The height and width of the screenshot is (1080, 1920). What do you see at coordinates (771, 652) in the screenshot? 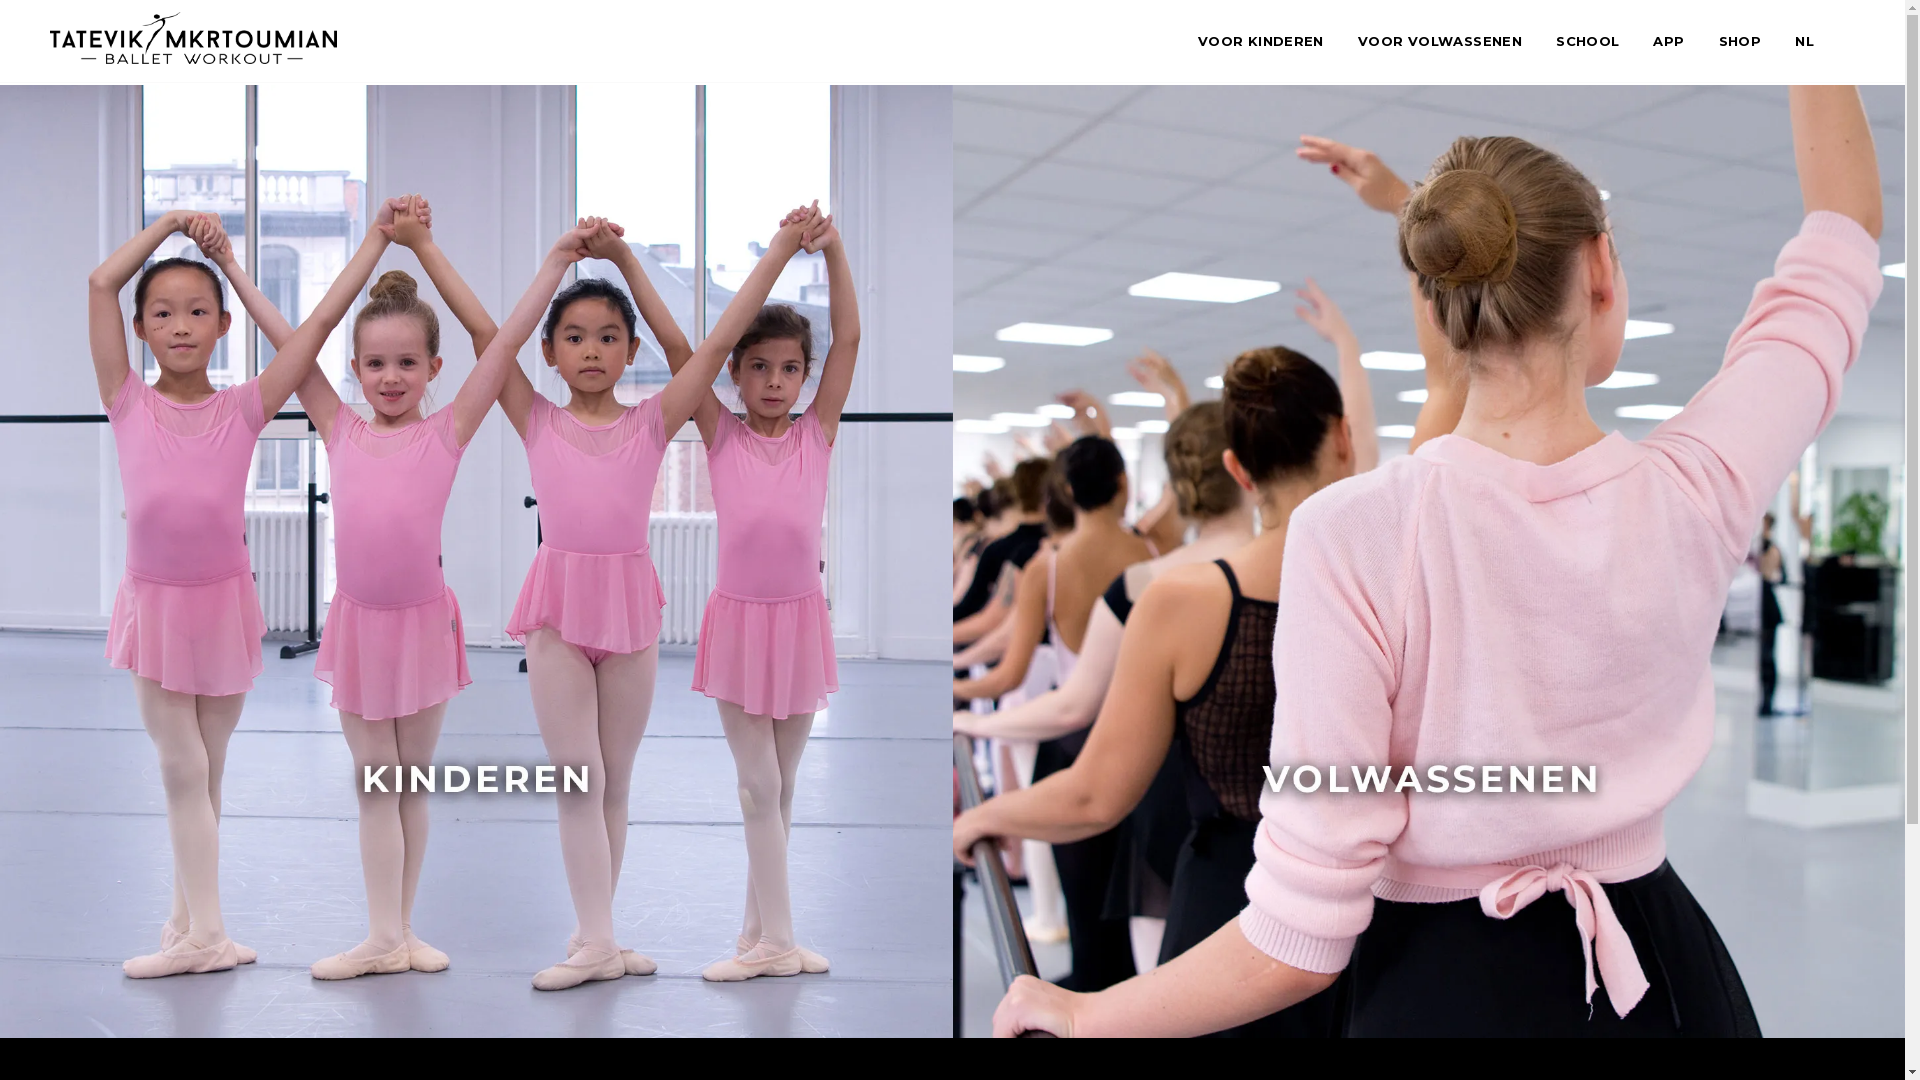
I see `'Log In'` at bounding box center [771, 652].